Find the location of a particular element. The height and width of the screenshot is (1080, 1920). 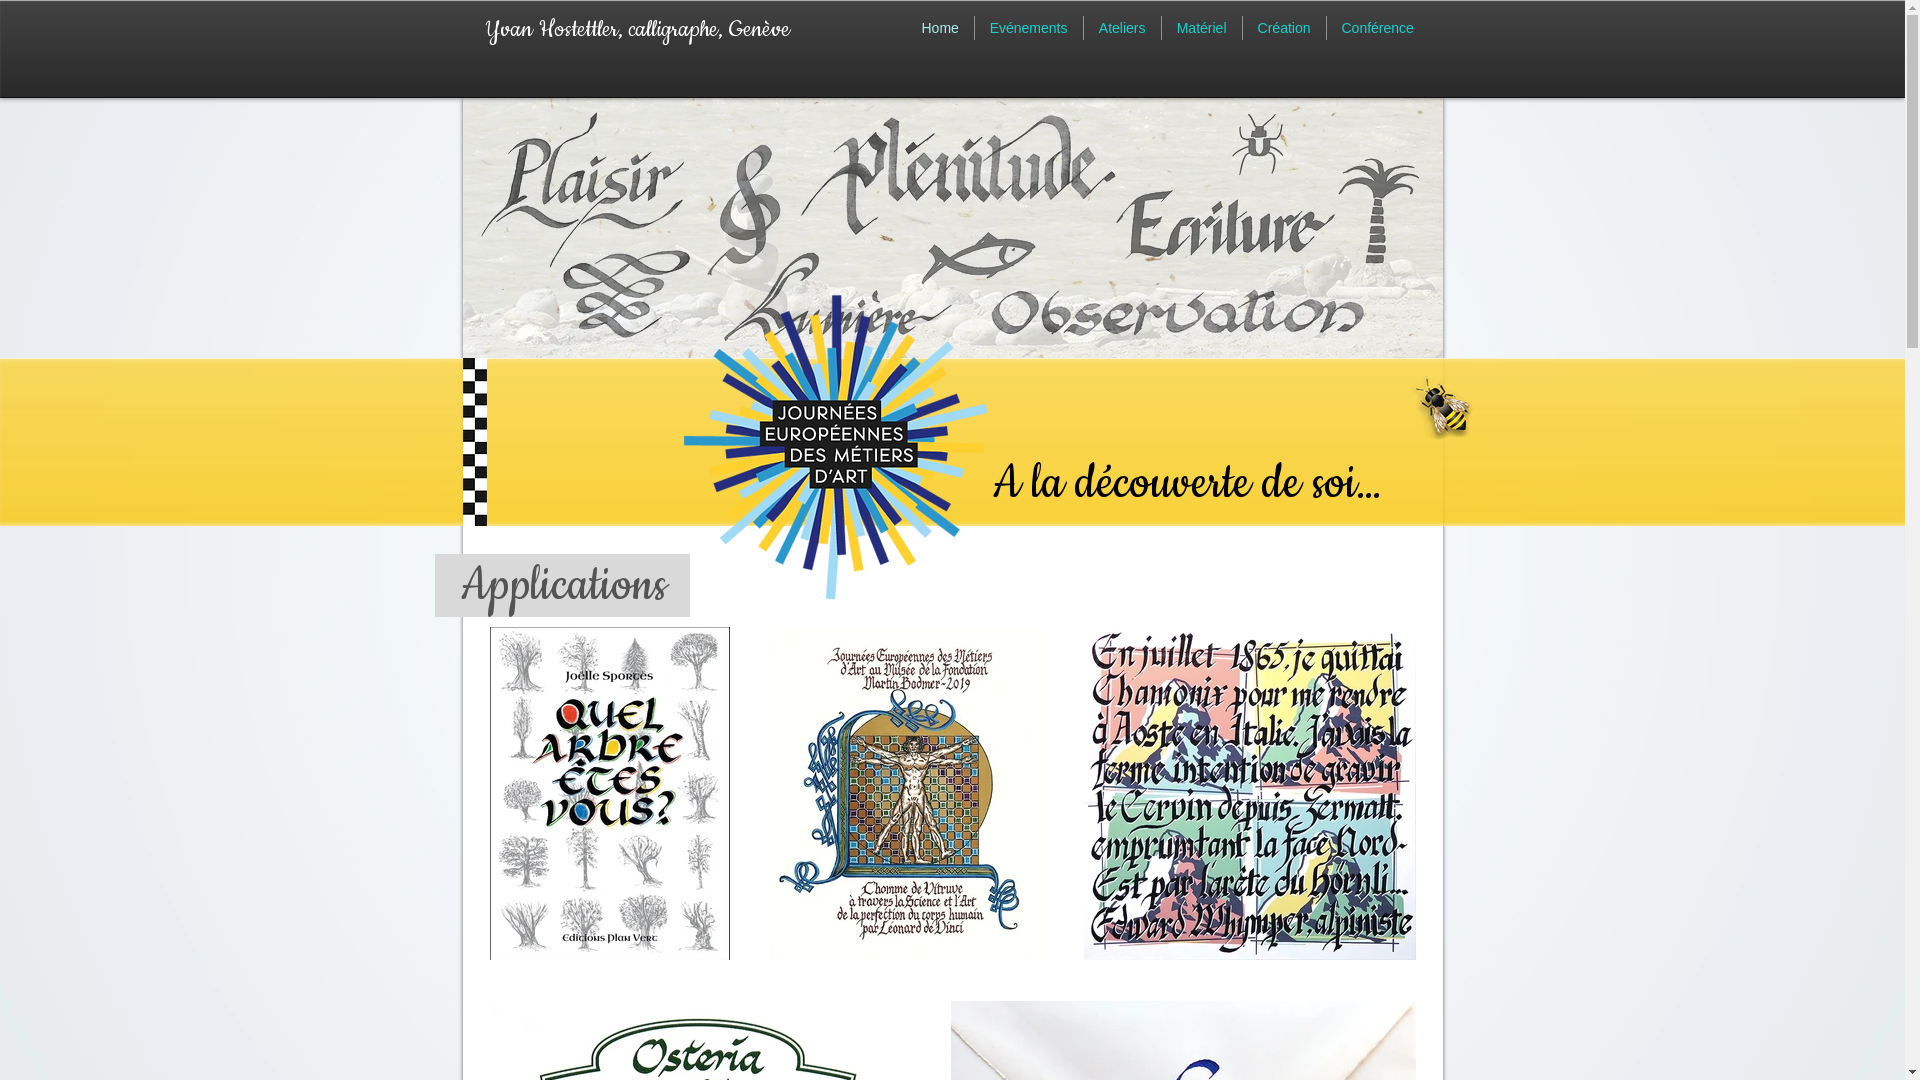

'Home' is located at coordinates (938, 27).